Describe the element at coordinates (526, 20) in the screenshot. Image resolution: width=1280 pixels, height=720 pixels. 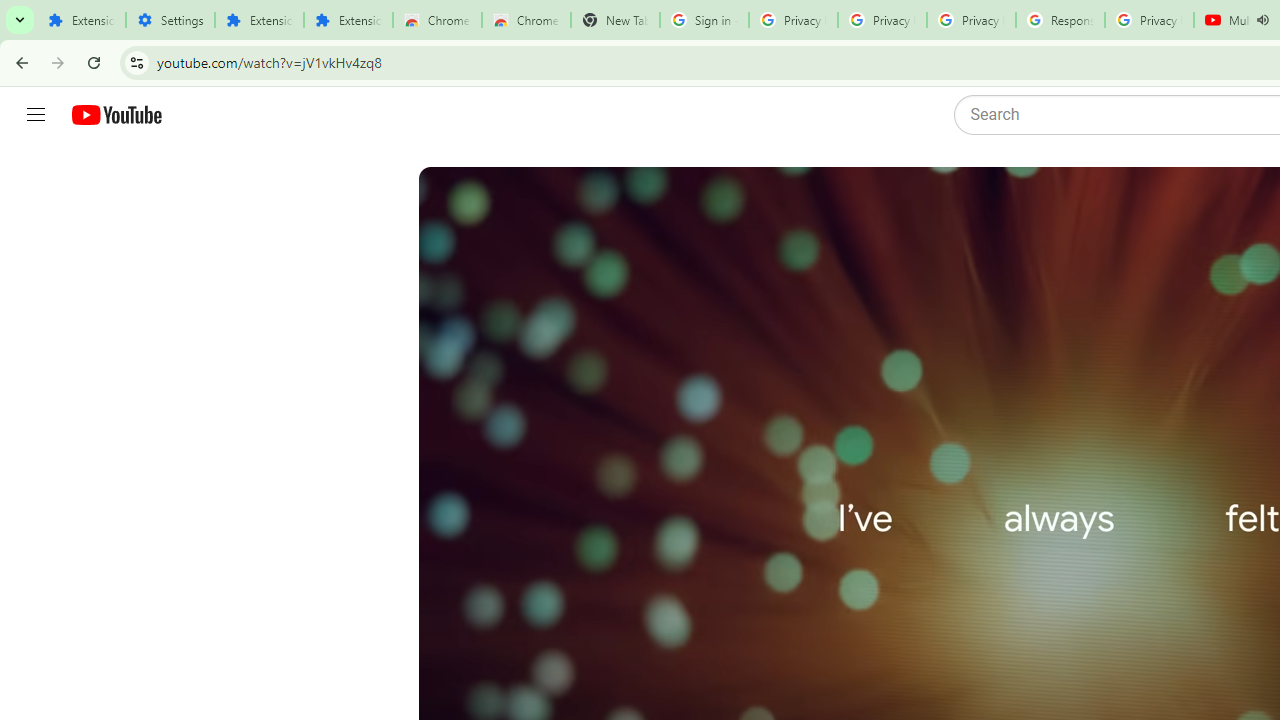
I see `'Chrome Web Store - Themes'` at that location.